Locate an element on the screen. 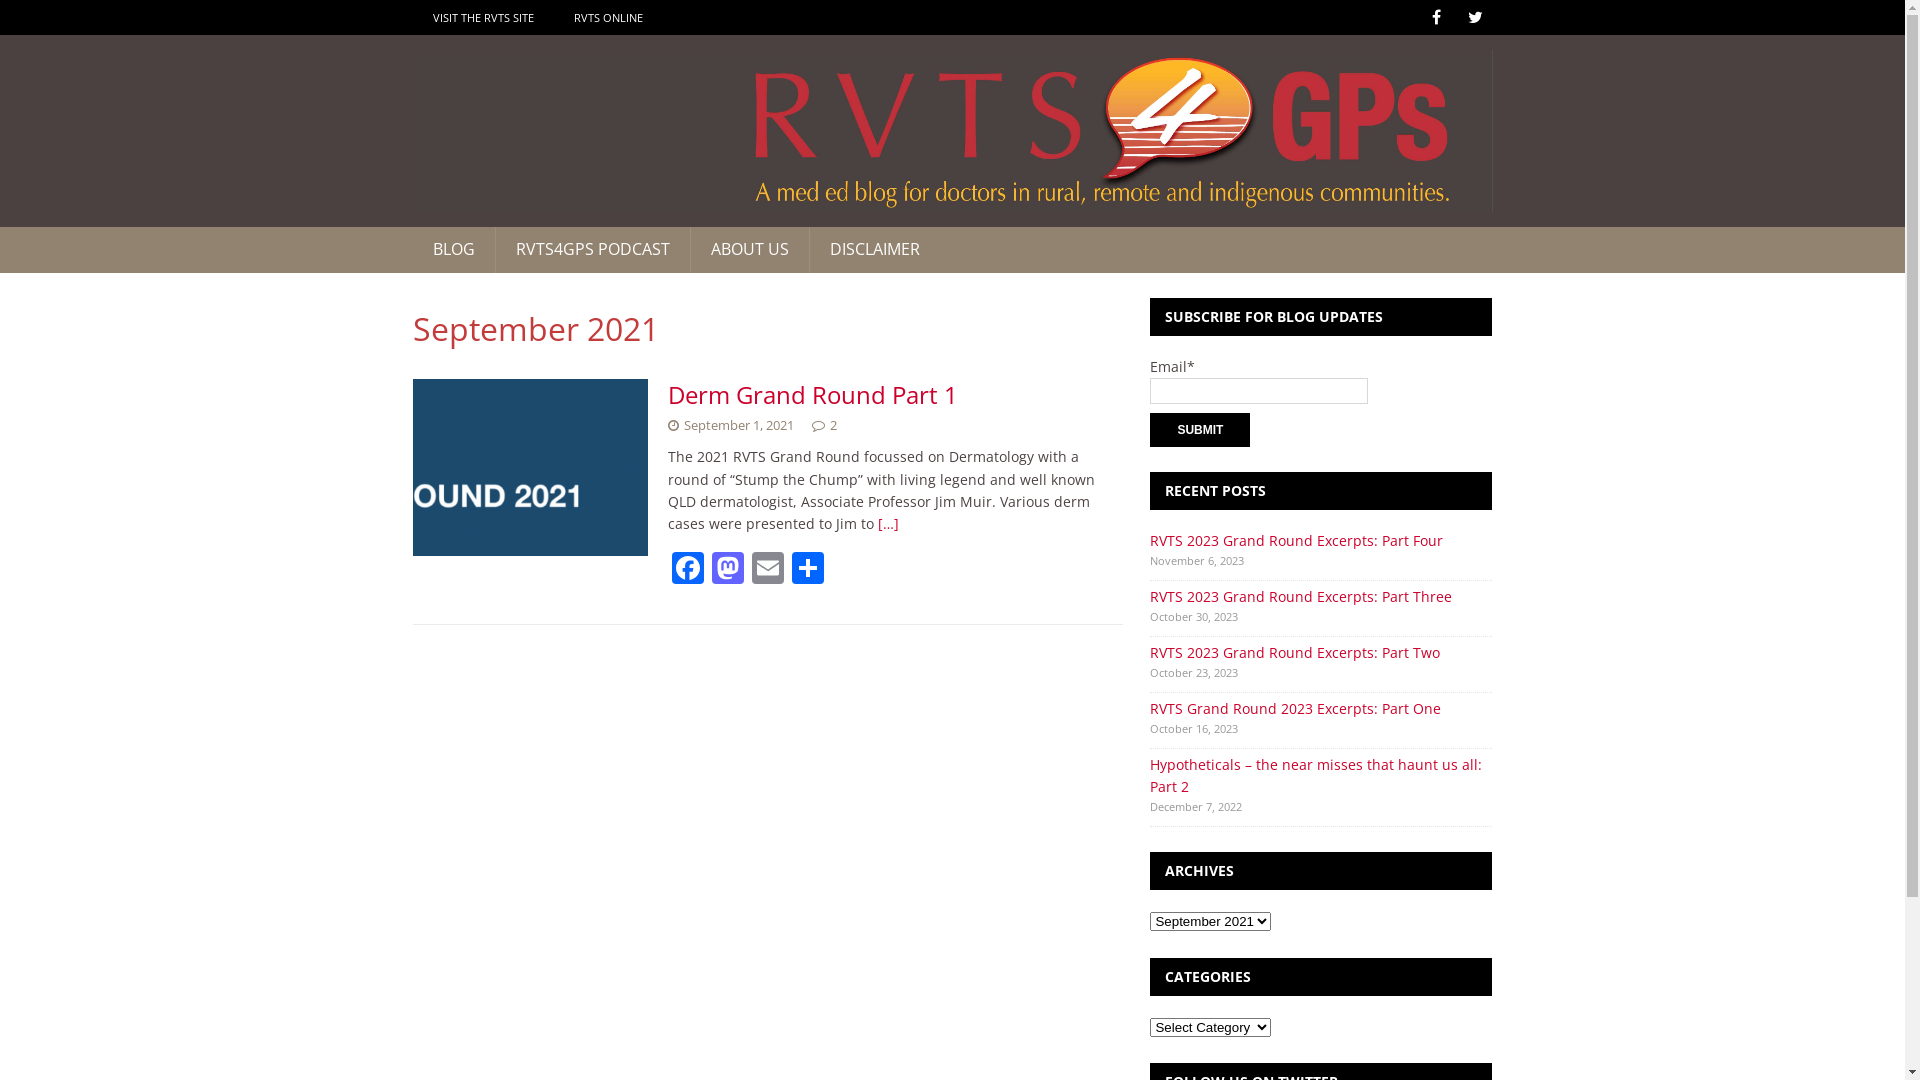  'RVTS Grand Round 2023 Excerpts: Part One' is located at coordinates (1150, 707).